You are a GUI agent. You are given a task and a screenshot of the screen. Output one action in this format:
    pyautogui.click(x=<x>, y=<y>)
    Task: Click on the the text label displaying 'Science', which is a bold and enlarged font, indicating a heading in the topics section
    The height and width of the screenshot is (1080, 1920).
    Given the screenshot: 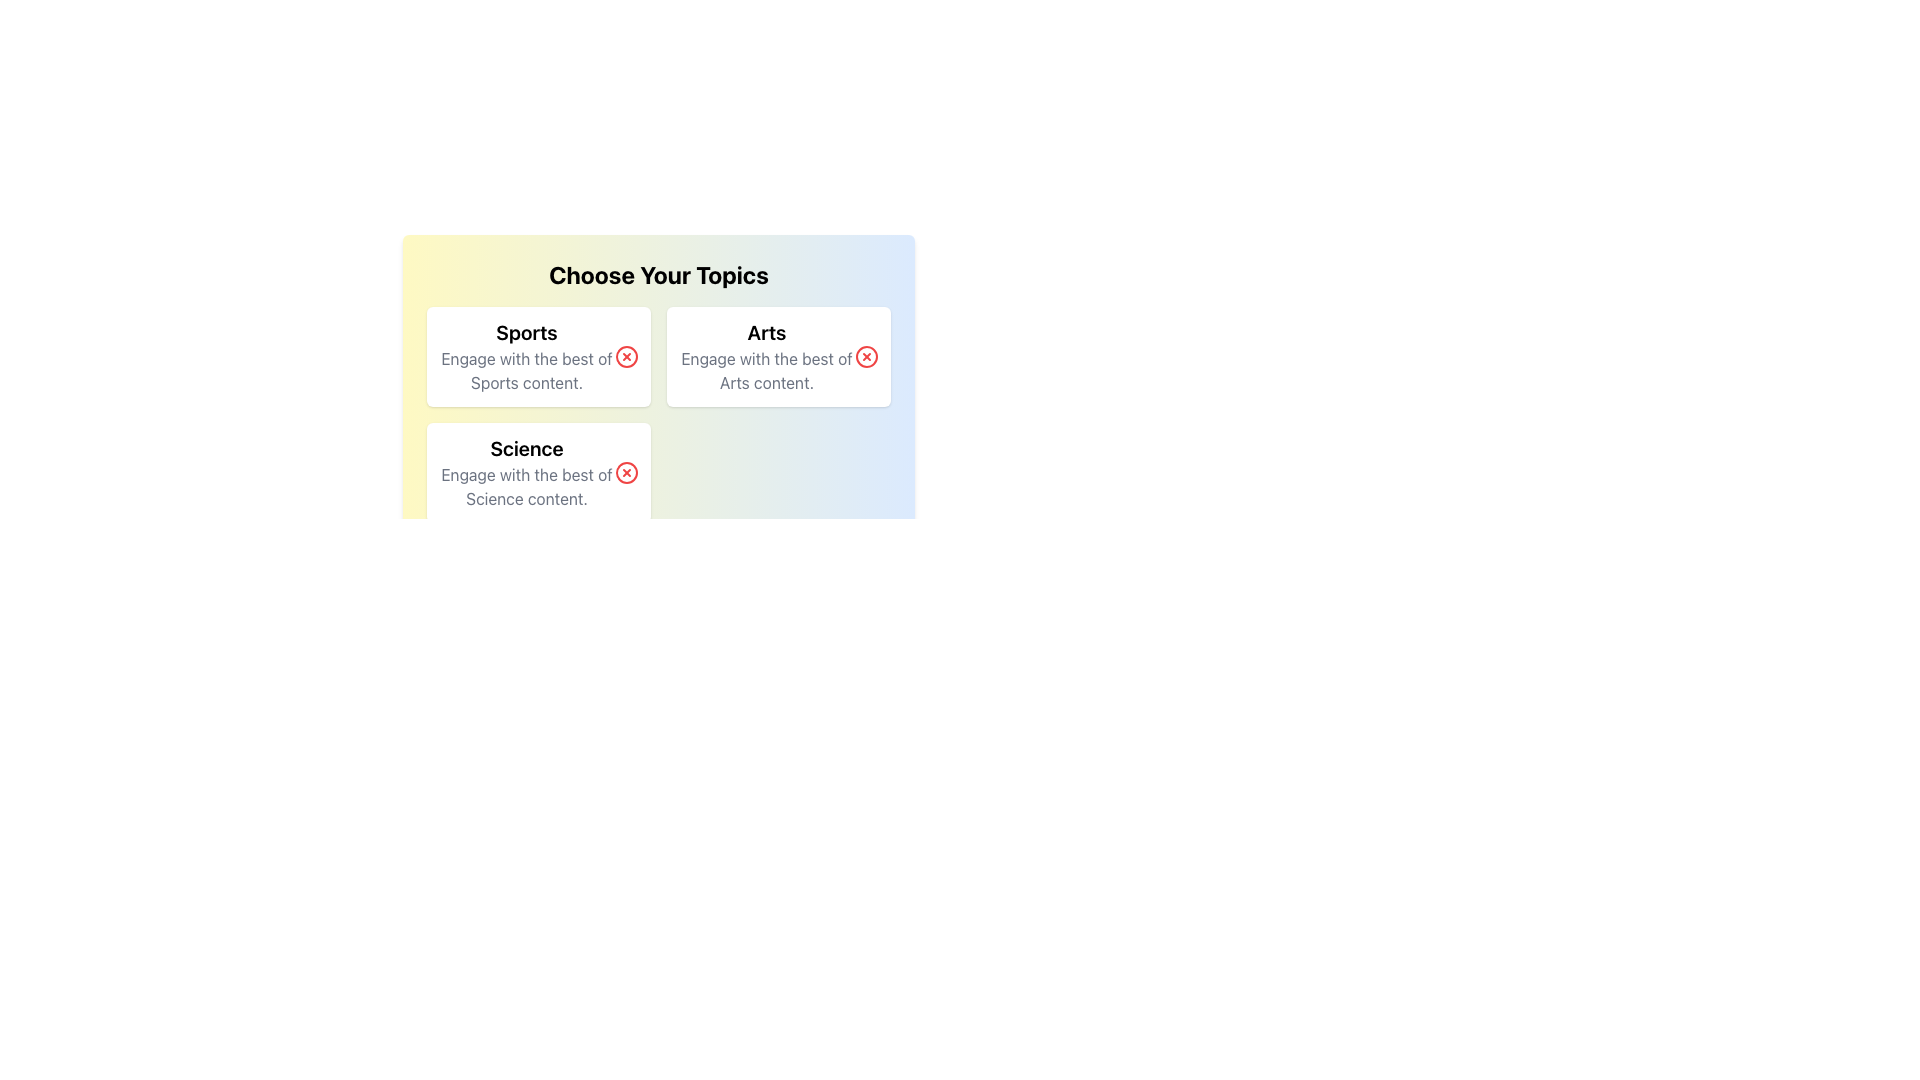 What is the action you would take?
    pyautogui.click(x=527, y=447)
    